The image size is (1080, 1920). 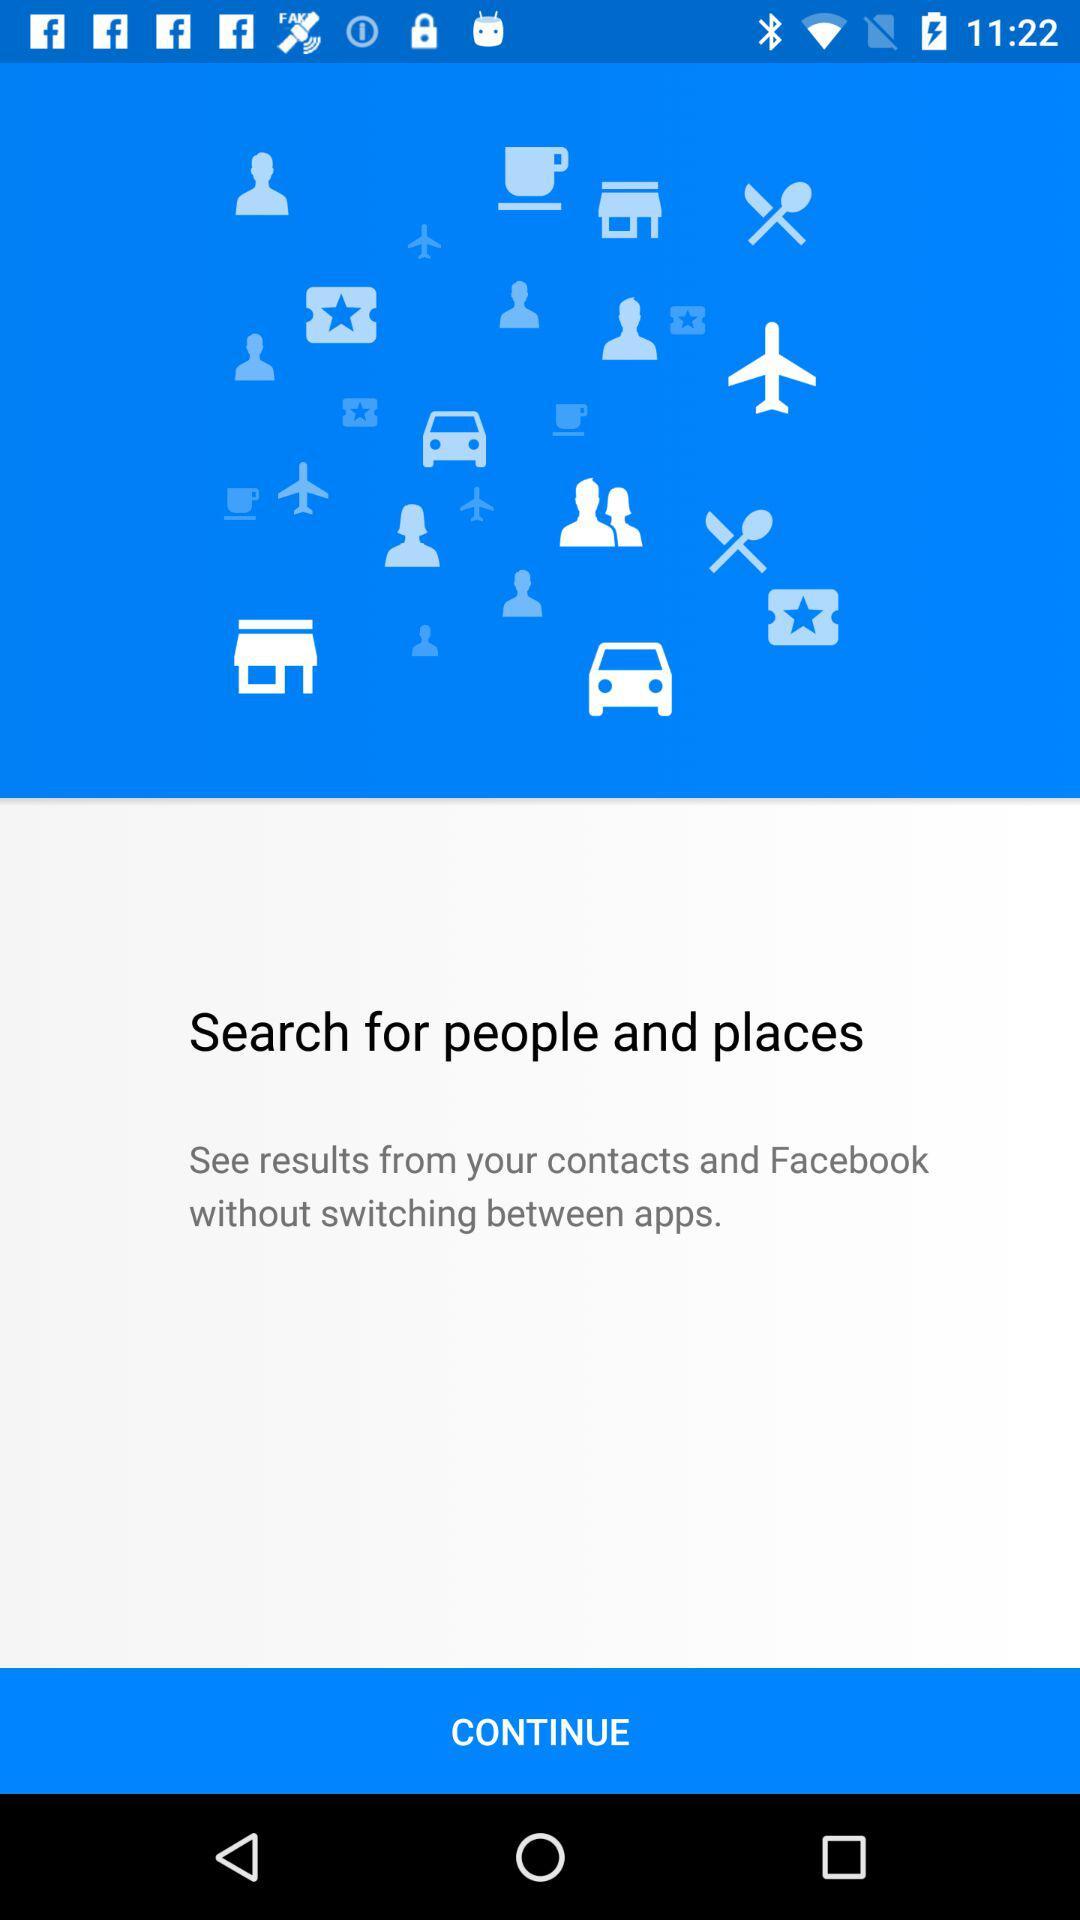 I want to click on the continue icon, so click(x=540, y=1730).